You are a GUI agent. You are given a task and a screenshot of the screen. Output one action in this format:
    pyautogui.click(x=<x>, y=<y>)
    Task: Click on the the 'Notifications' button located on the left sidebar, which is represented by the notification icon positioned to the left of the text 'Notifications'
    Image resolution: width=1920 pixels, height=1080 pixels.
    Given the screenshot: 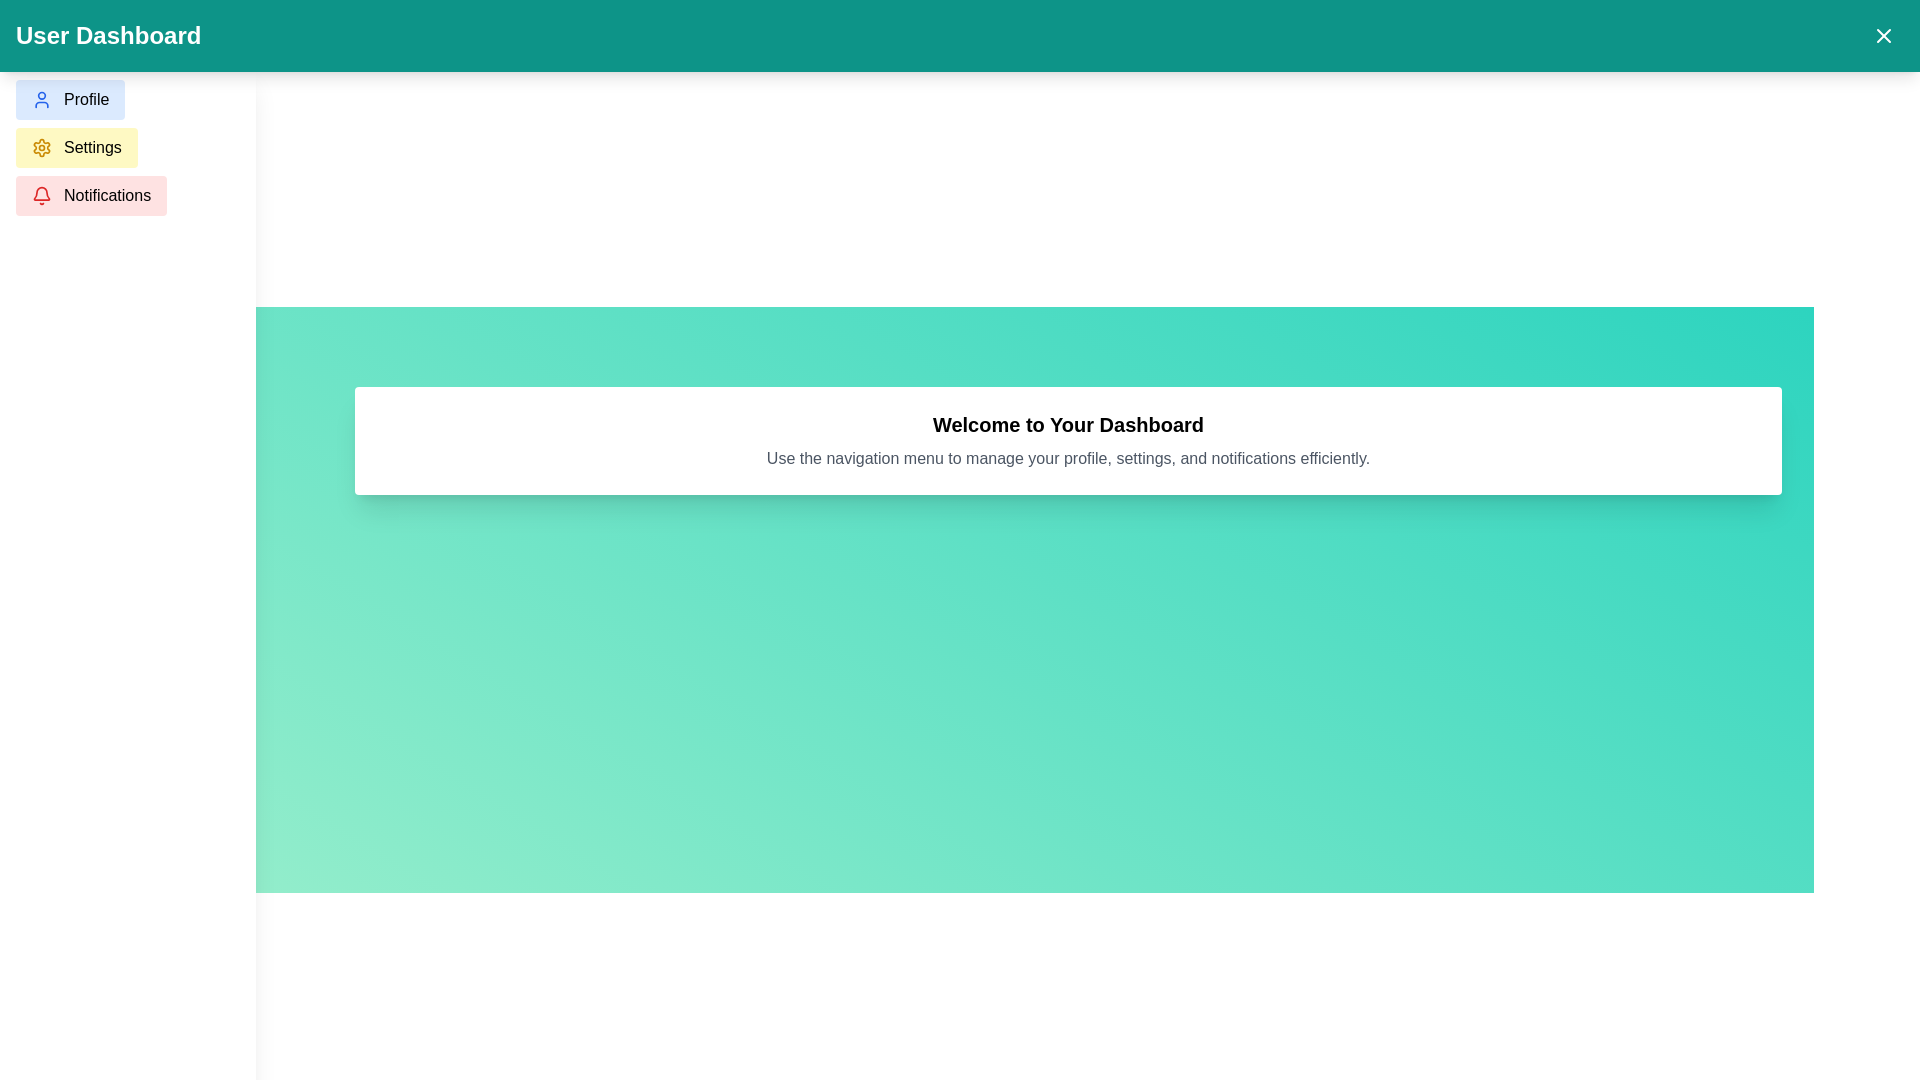 What is the action you would take?
    pyautogui.click(x=42, y=196)
    